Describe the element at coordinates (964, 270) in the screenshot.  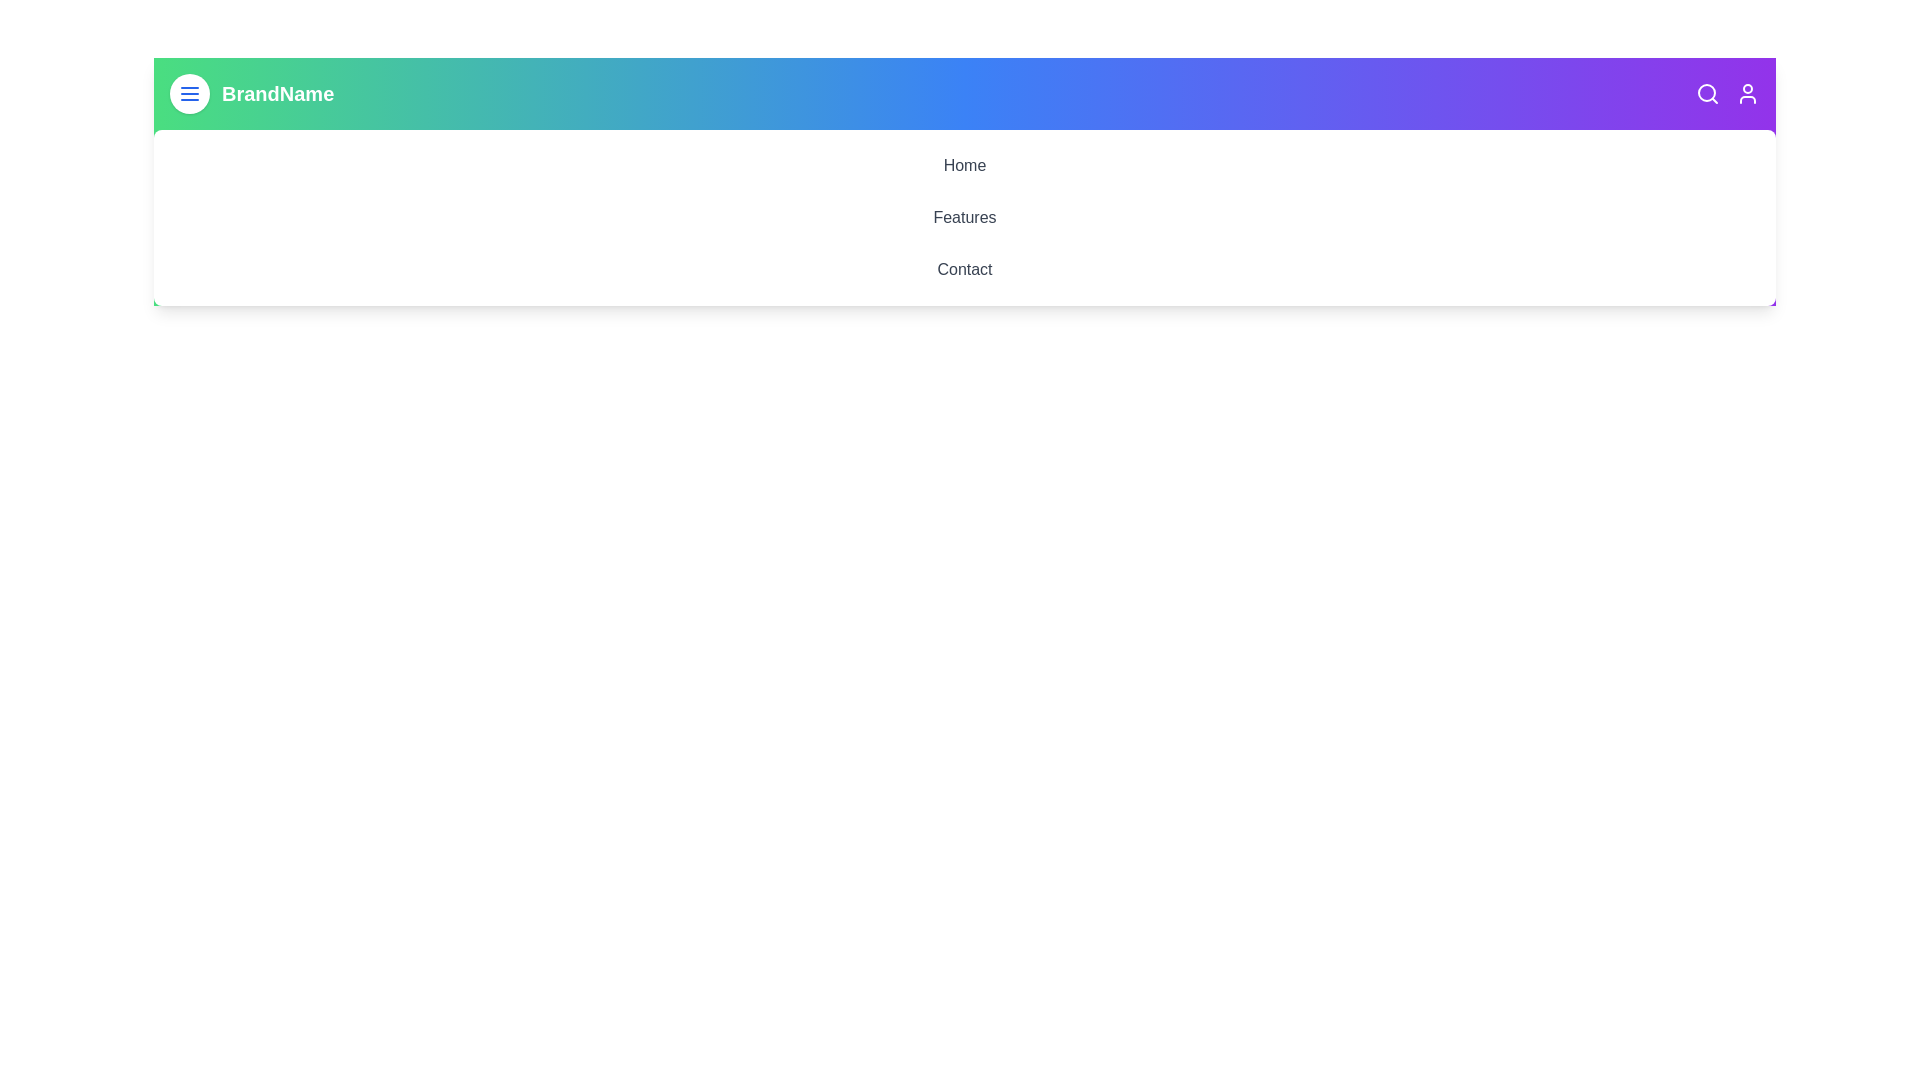
I see `the 'Contact' menu item` at that location.